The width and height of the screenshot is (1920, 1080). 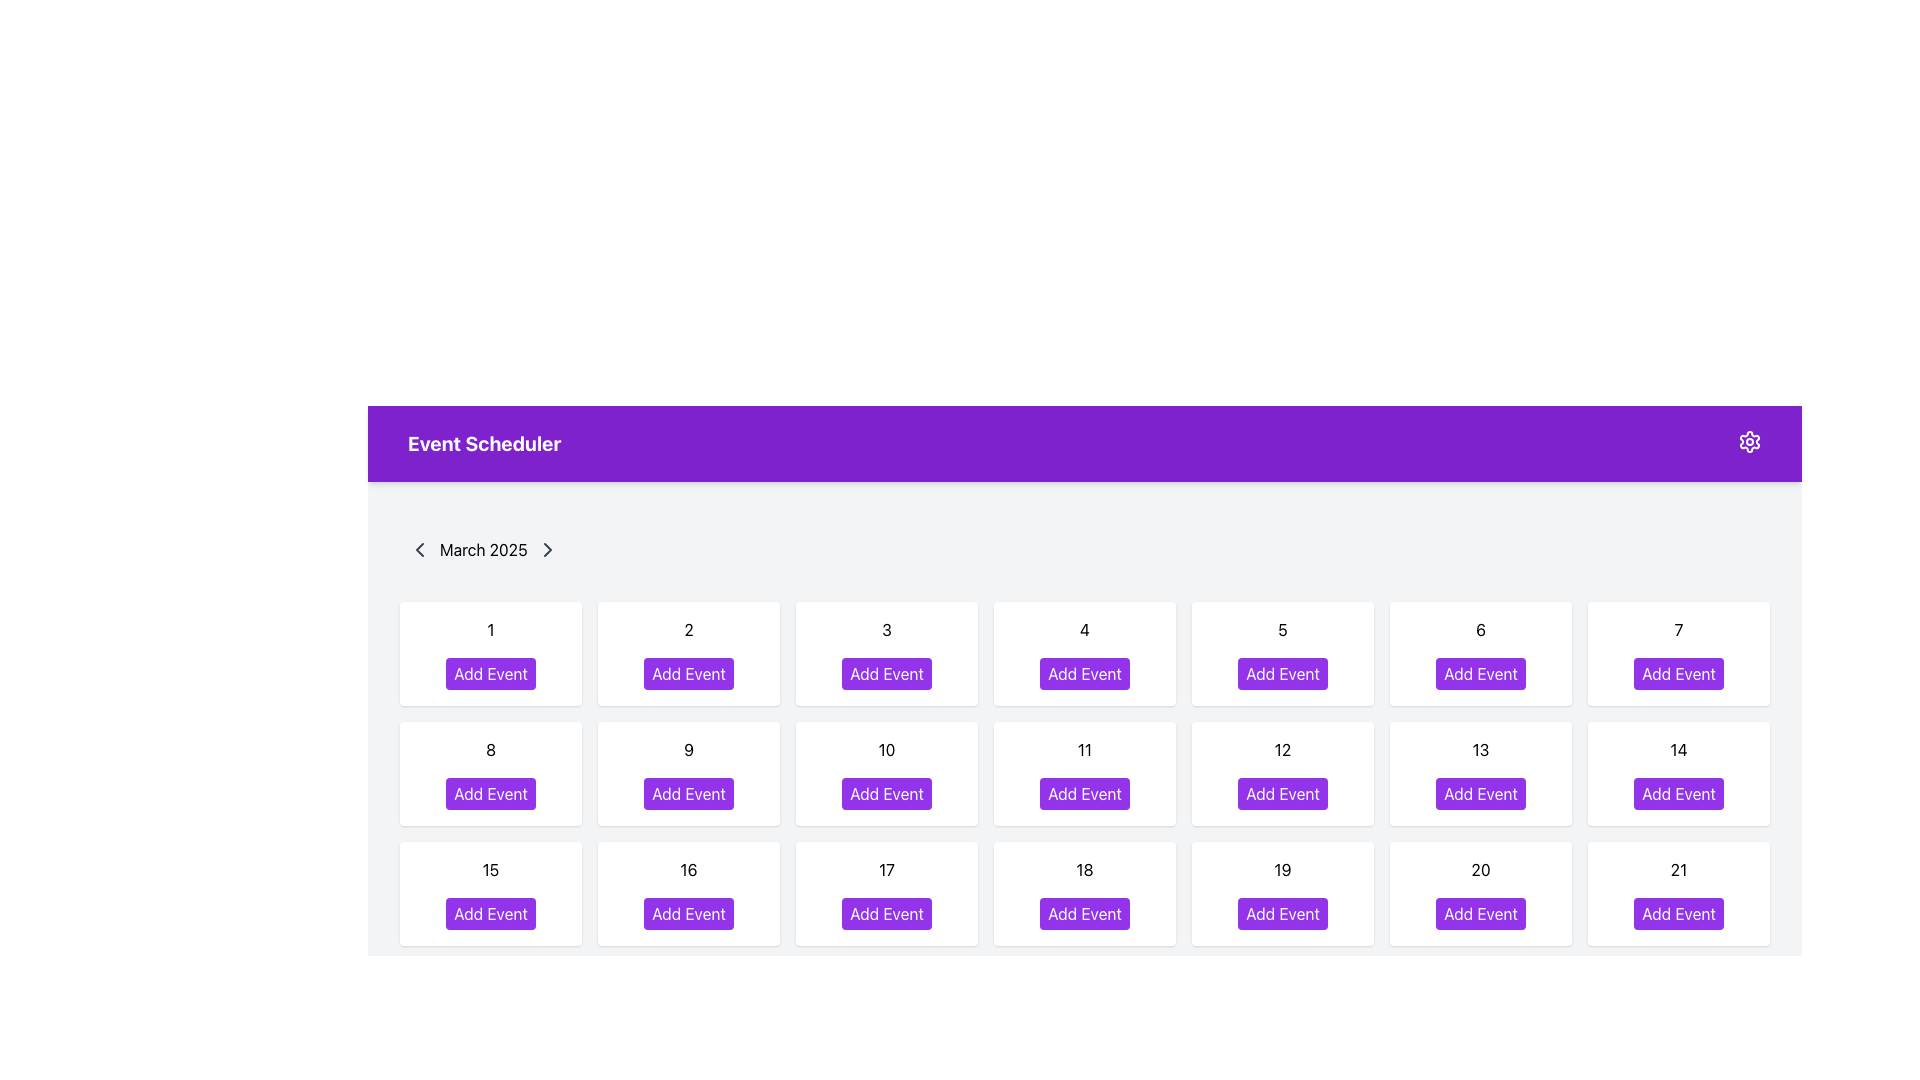 What do you see at coordinates (886, 674) in the screenshot?
I see `the 'Add Event' button located under the date '3' in the calendar interface` at bounding box center [886, 674].